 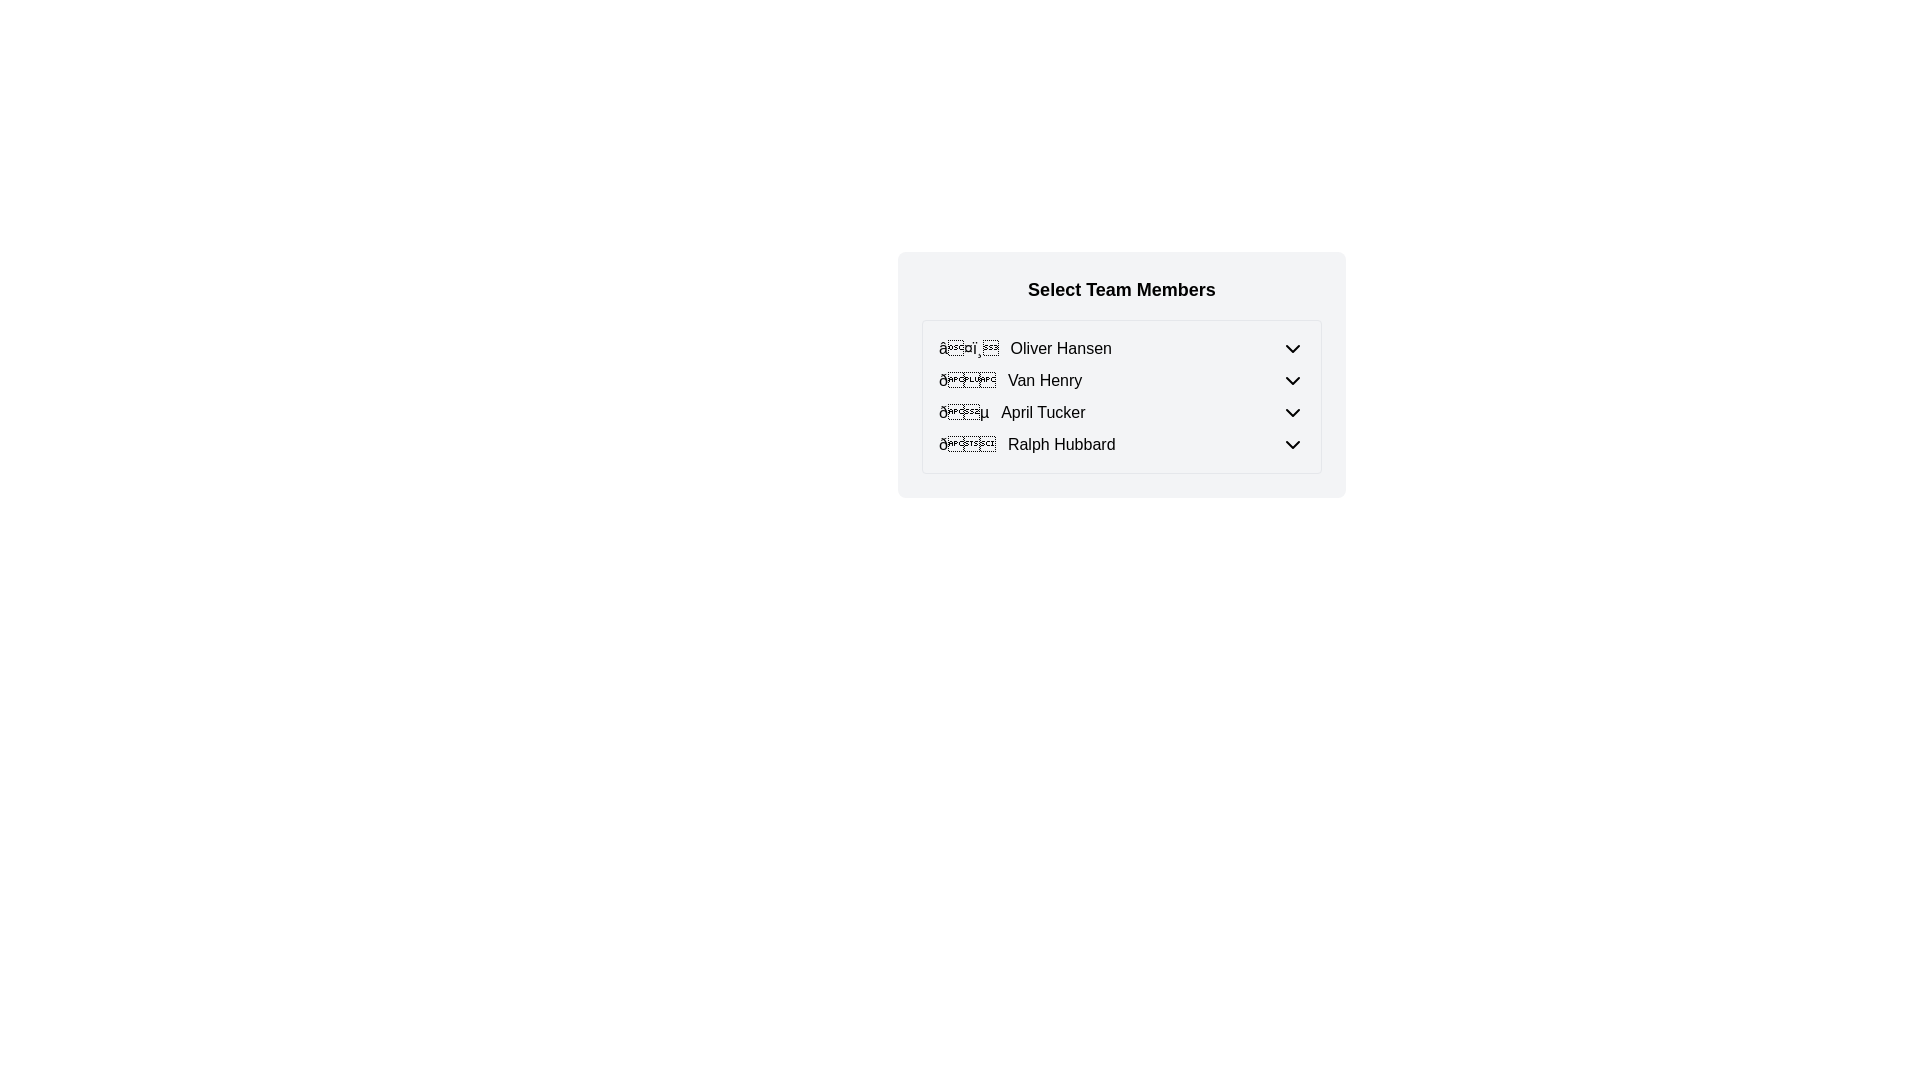 What do you see at coordinates (1010, 381) in the screenshot?
I see `the profile information text element displaying the emoji and name 'Van Henry' in the selection list, which is the second item under the header 'Select Team Members'` at bounding box center [1010, 381].